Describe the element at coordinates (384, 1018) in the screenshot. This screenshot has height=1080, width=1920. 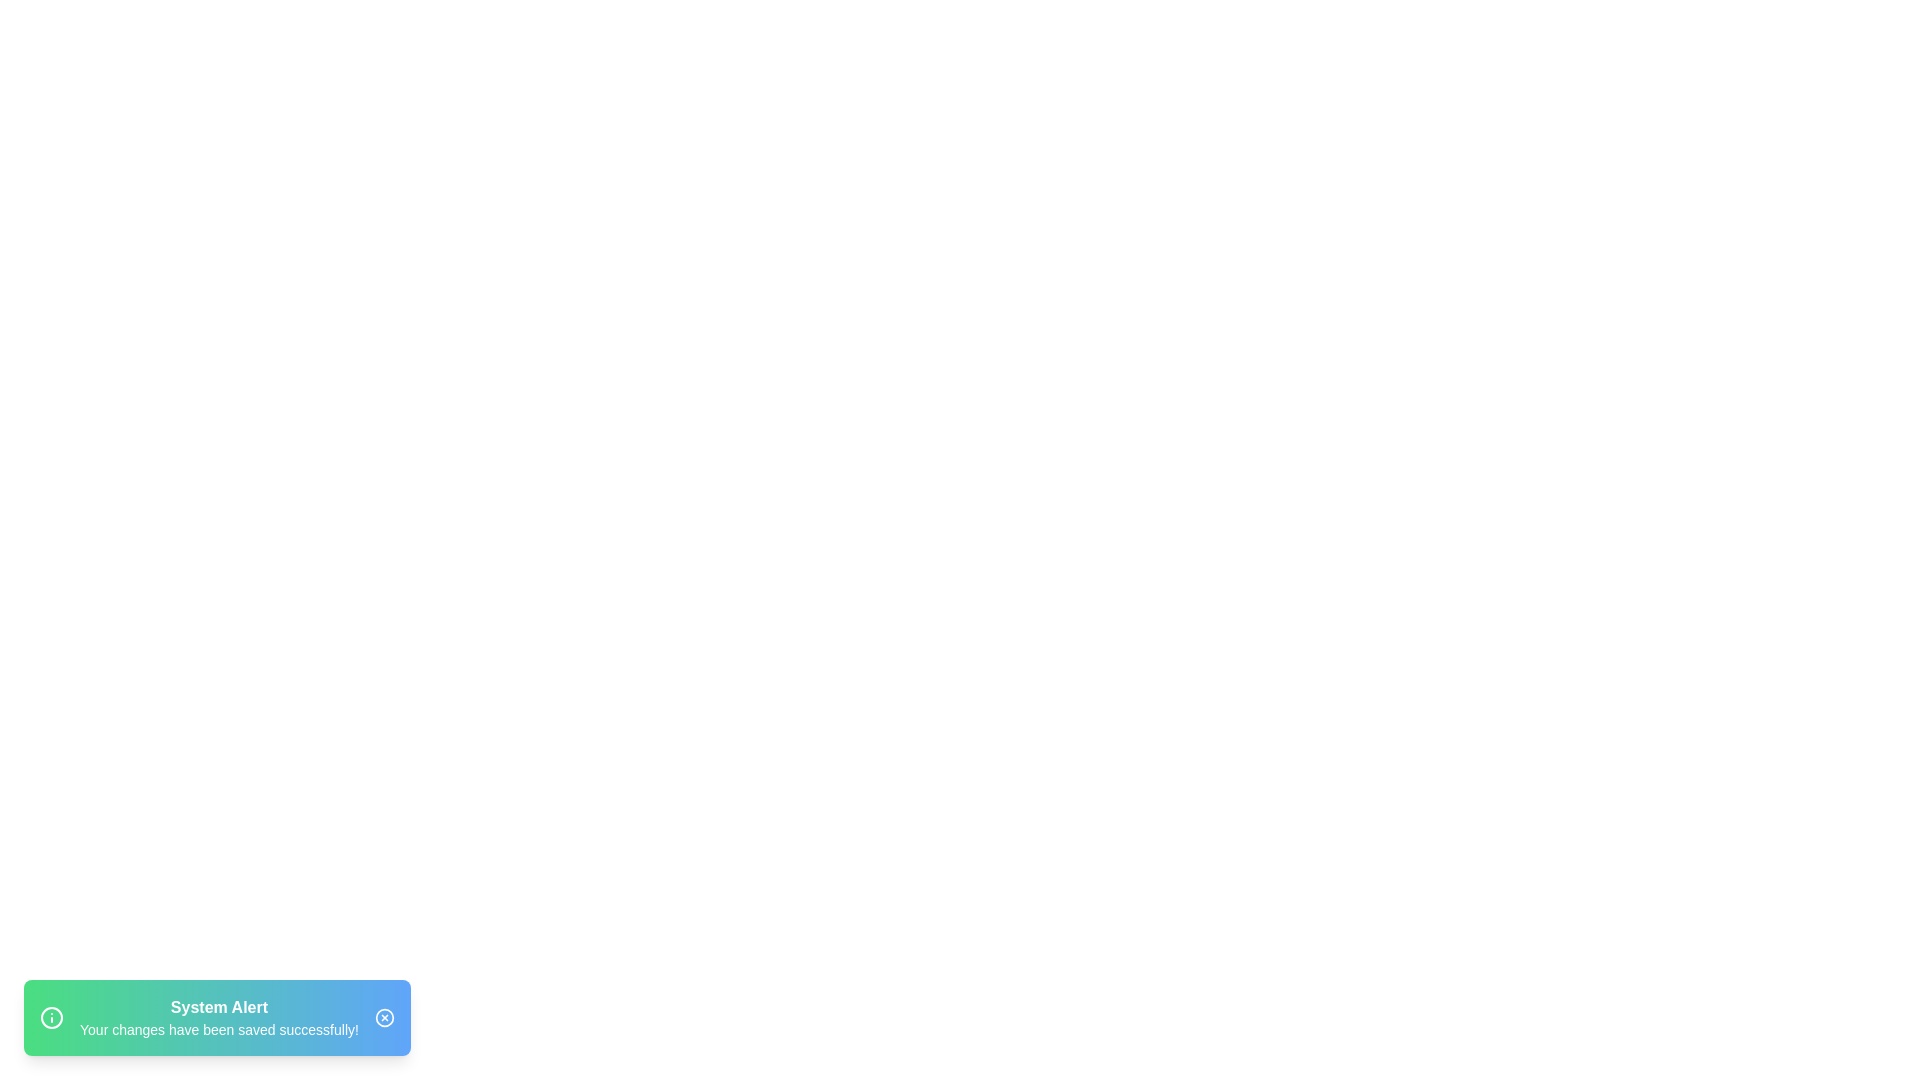
I see `the close button to dismiss the notification` at that location.